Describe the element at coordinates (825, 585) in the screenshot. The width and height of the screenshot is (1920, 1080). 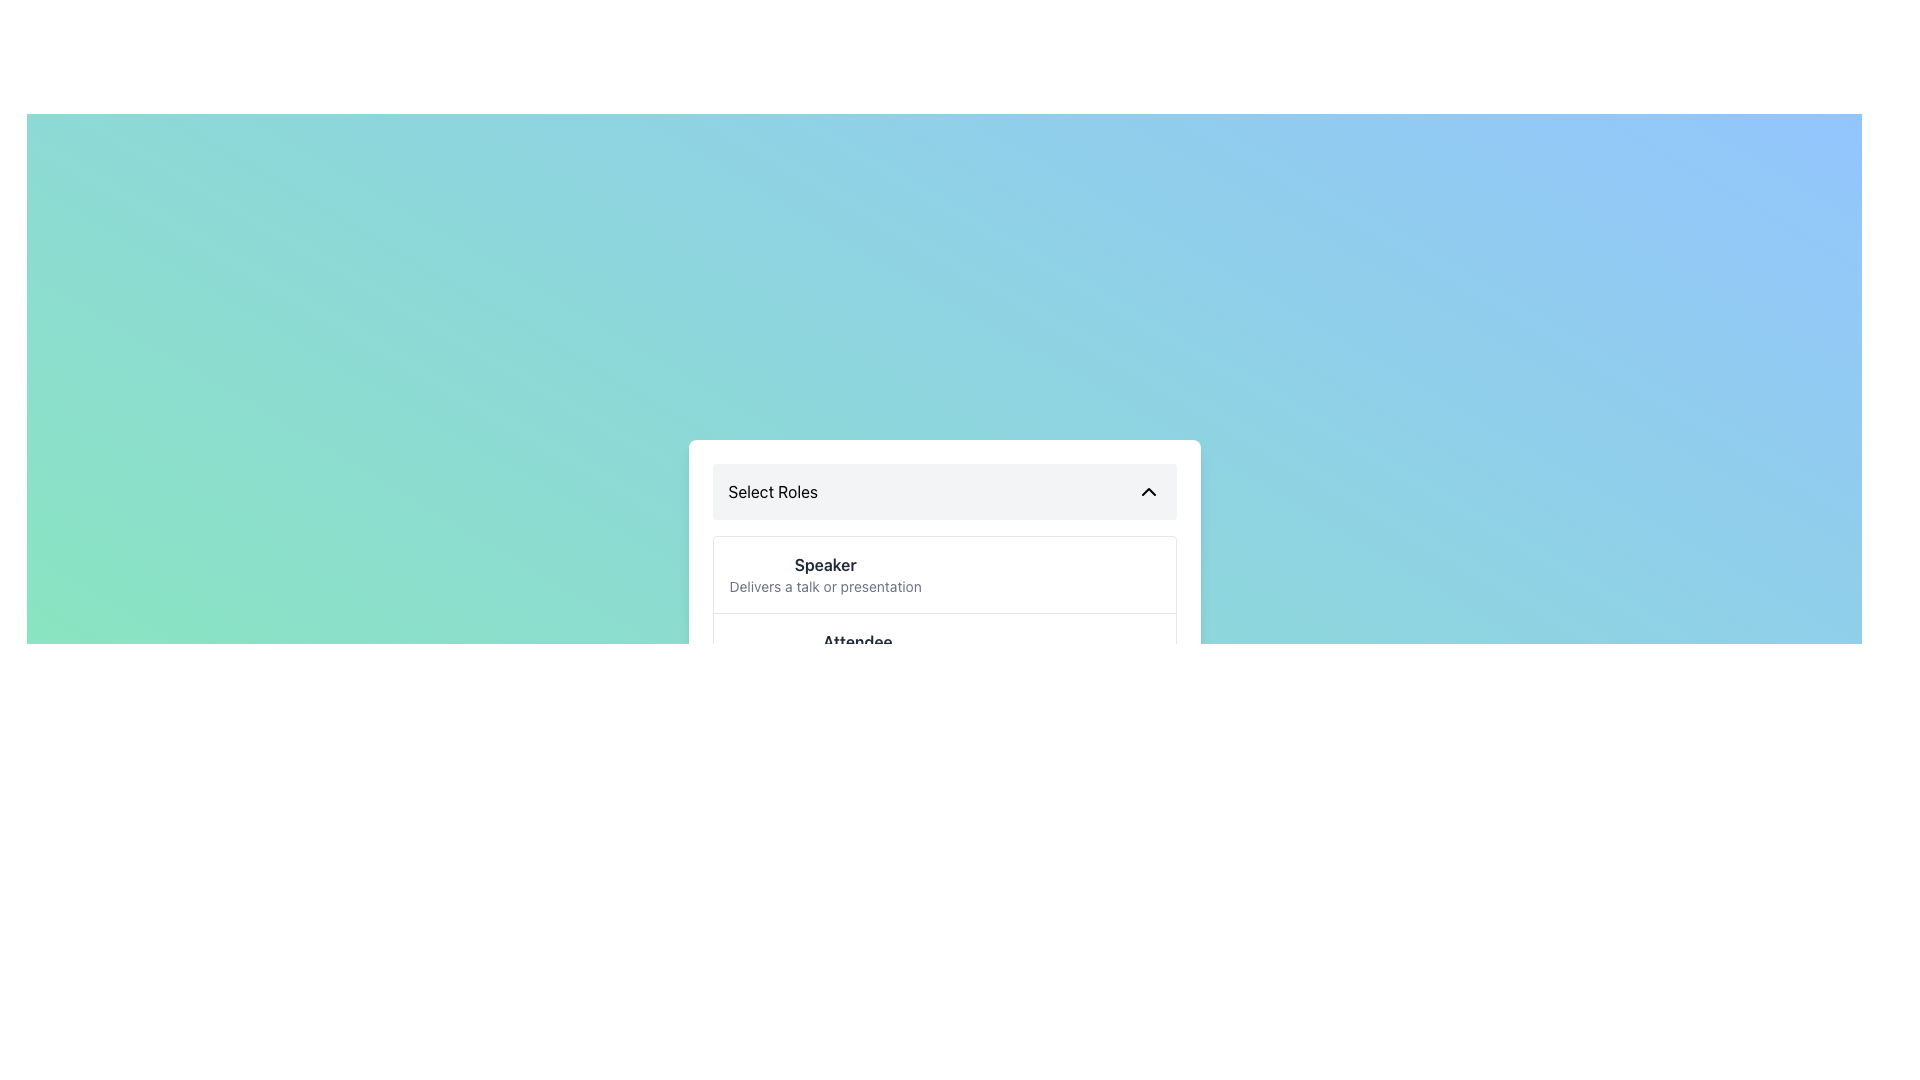
I see `the descriptive text that displays 'Delivers a talk or presentation', which is styled in a smaller gray font and located directly beneath the bolded label 'Speaker'` at that location.